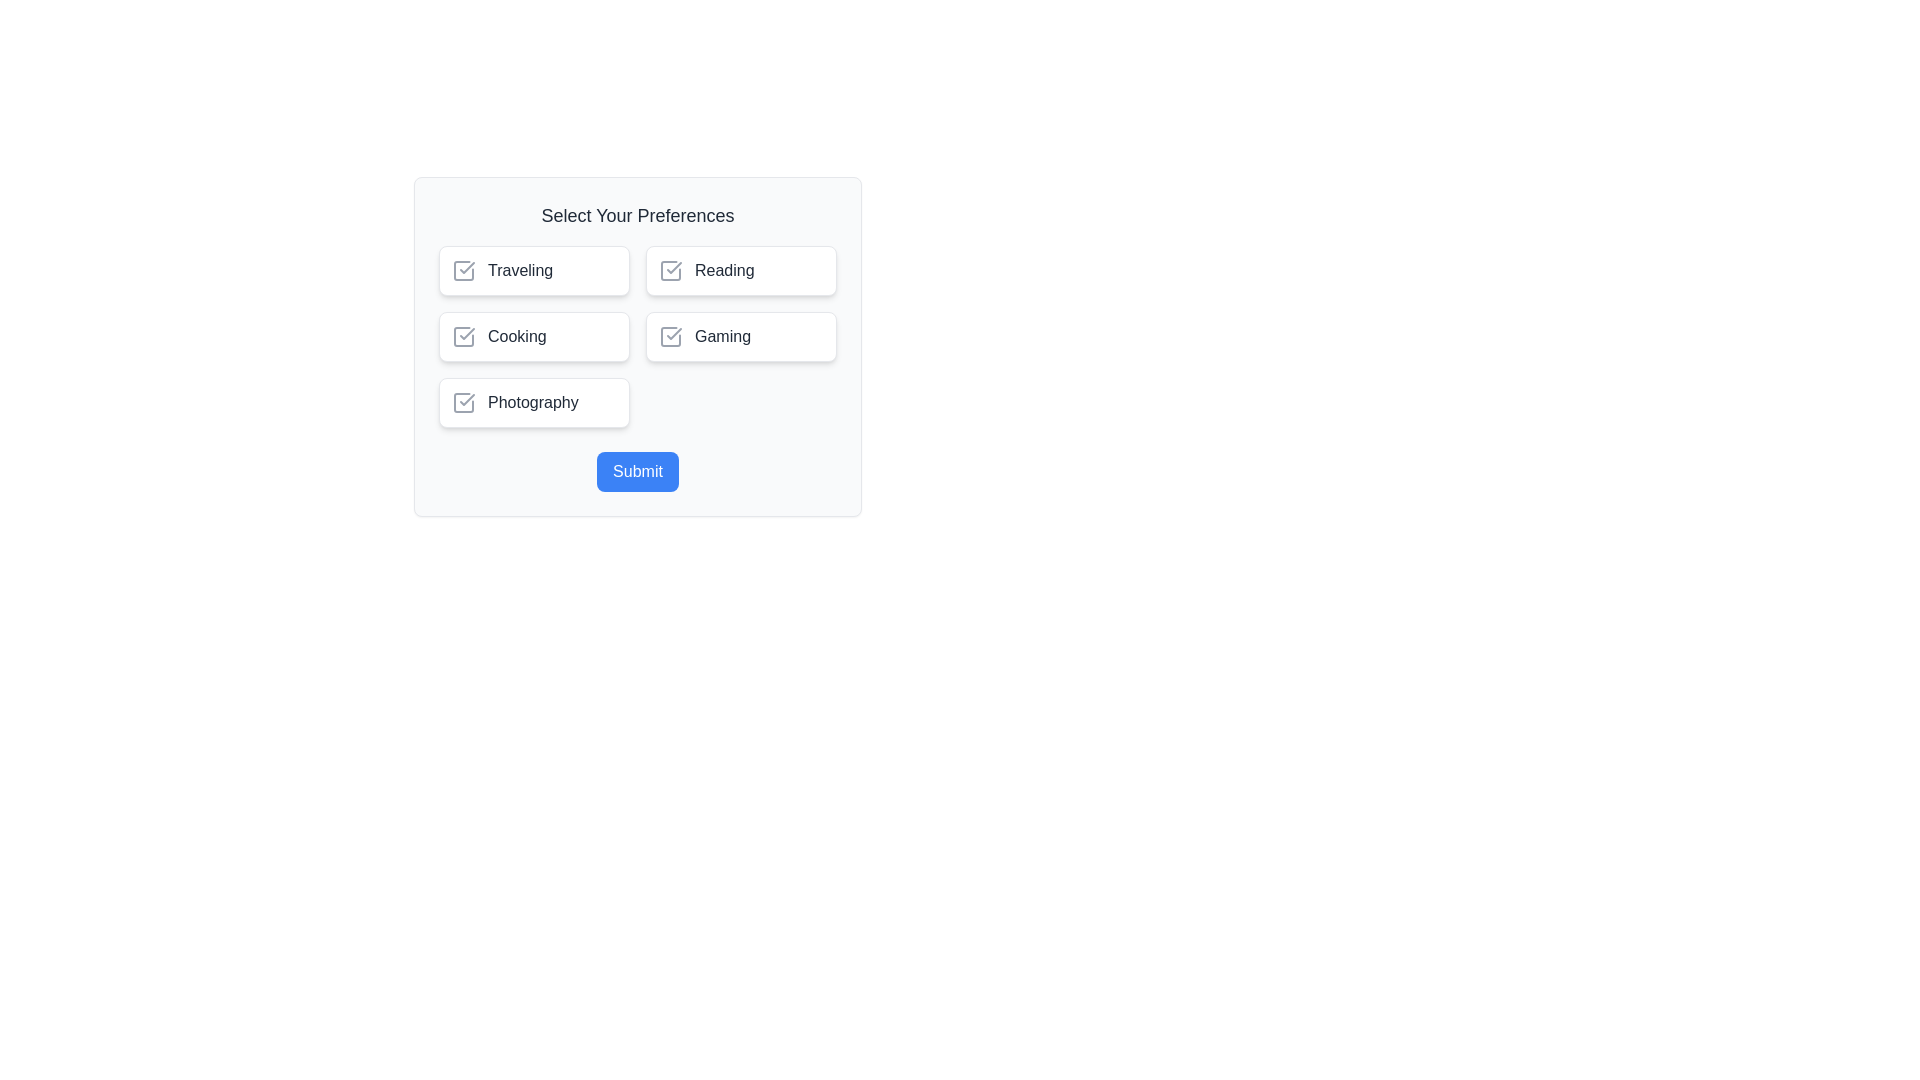 Image resolution: width=1920 pixels, height=1080 pixels. What do you see at coordinates (740, 270) in the screenshot?
I see `the 'Reading' selectable option button, which features a checkmark icon and bold dark-gray text` at bounding box center [740, 270].